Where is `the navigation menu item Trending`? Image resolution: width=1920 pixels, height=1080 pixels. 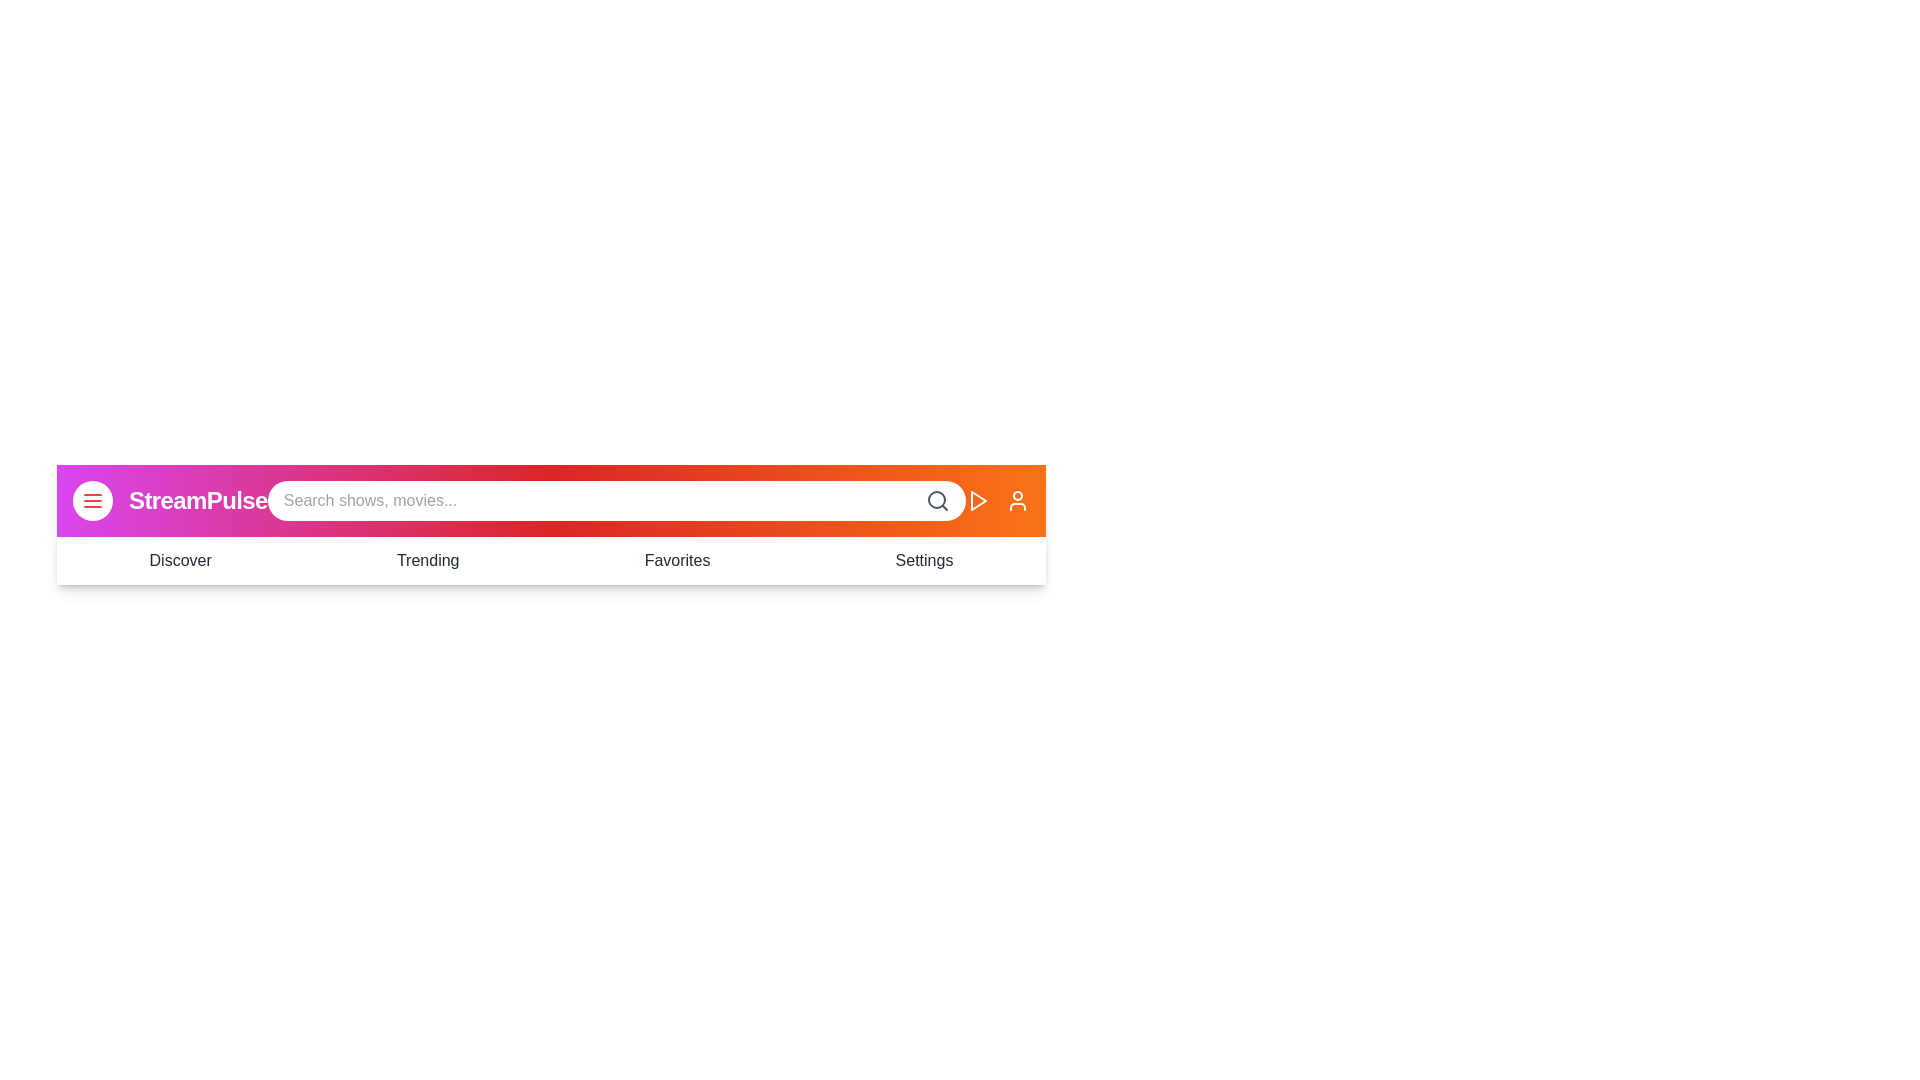 the navigation menu item Trending is located at coordinates (426, 560).